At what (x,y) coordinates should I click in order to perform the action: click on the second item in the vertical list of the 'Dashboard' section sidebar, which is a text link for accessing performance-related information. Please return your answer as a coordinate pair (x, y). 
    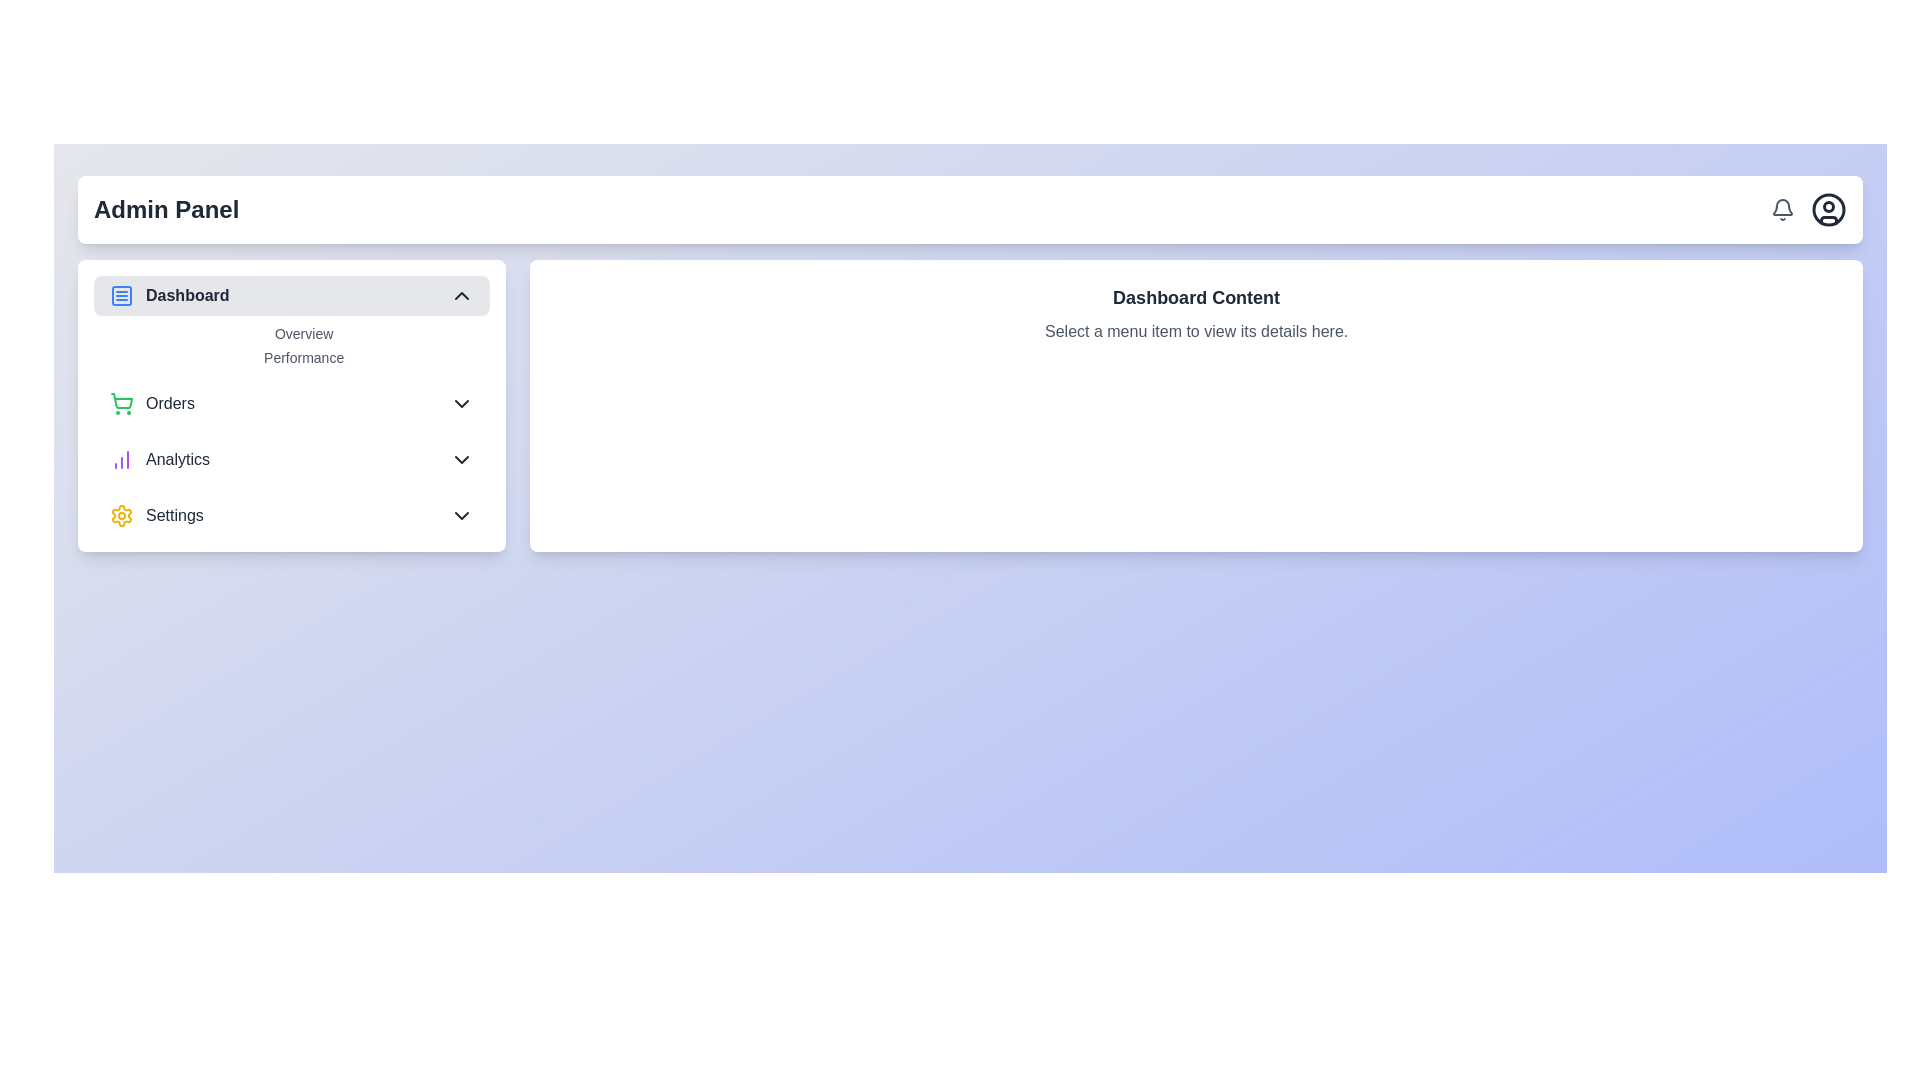
    Looking at the image, I should click on (302, 357).